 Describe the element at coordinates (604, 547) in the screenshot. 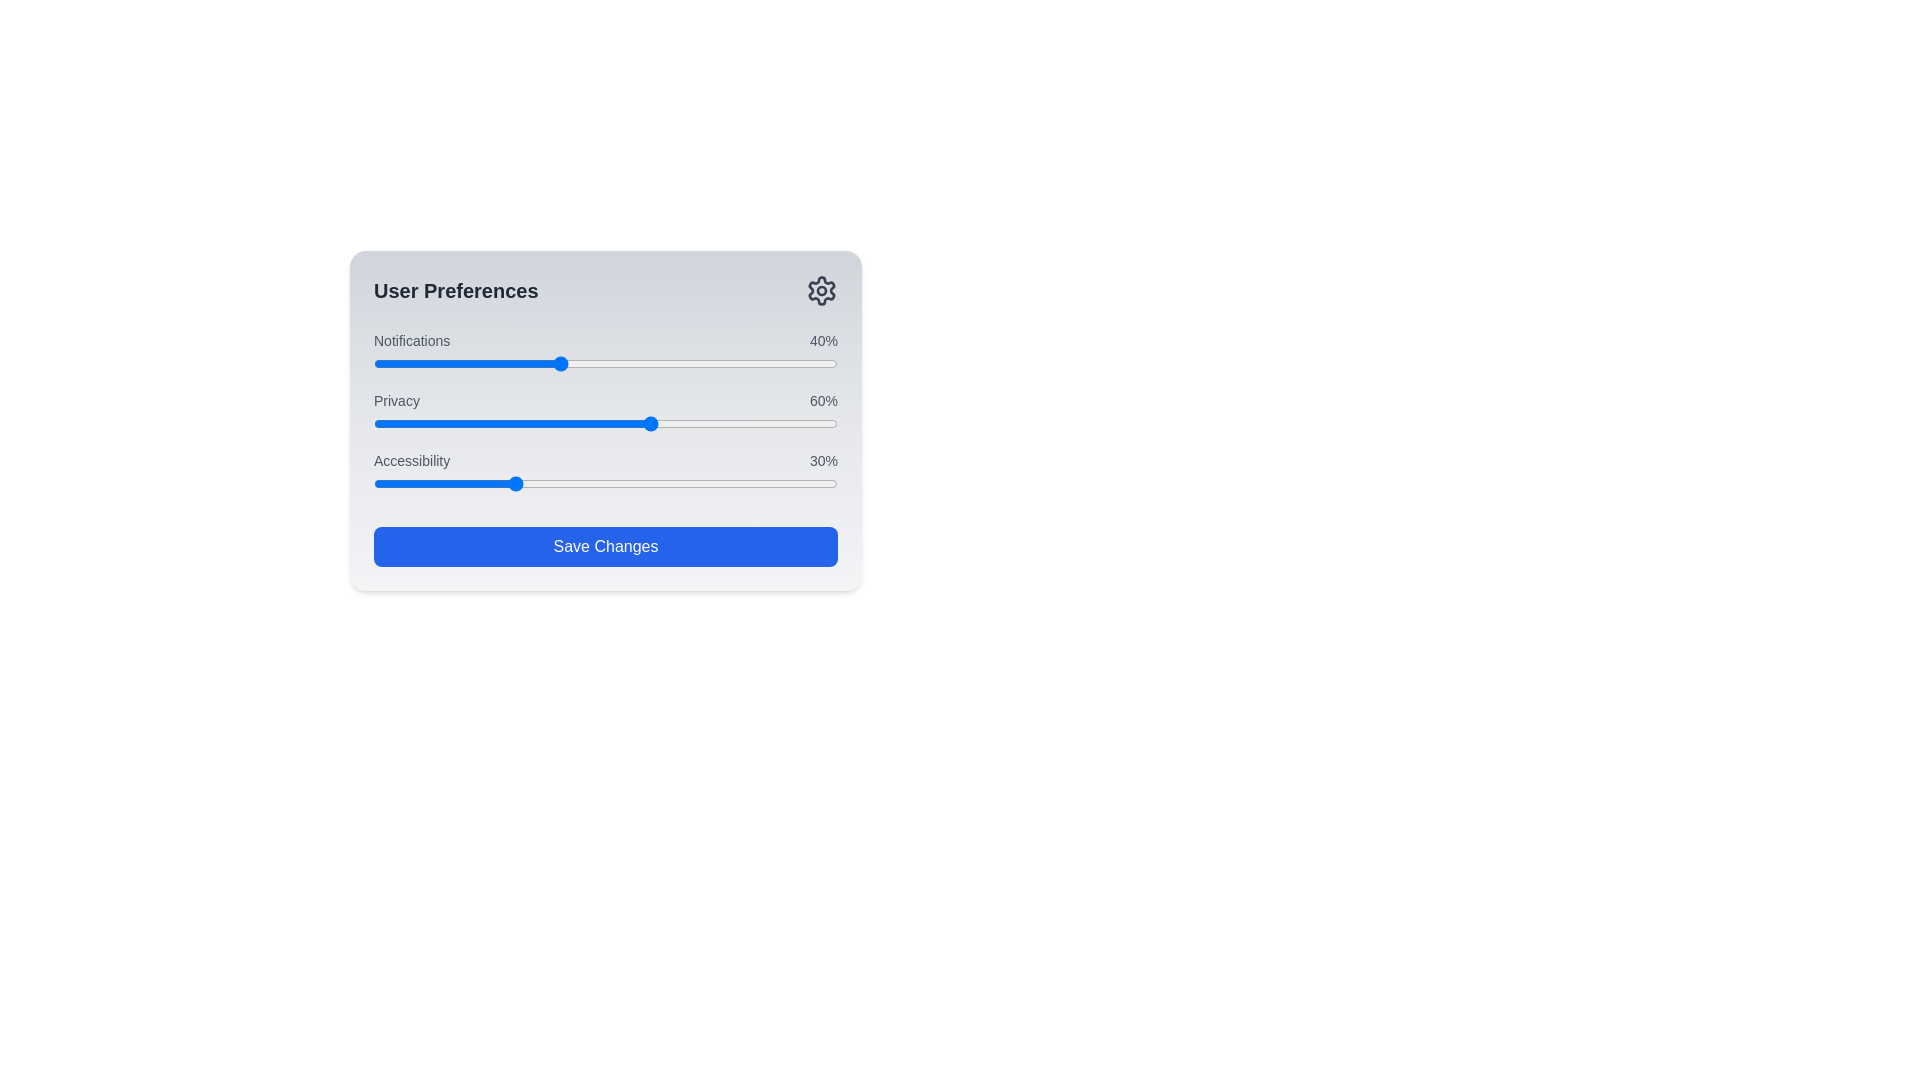

I see `the 'Save Changes' button` at that location.